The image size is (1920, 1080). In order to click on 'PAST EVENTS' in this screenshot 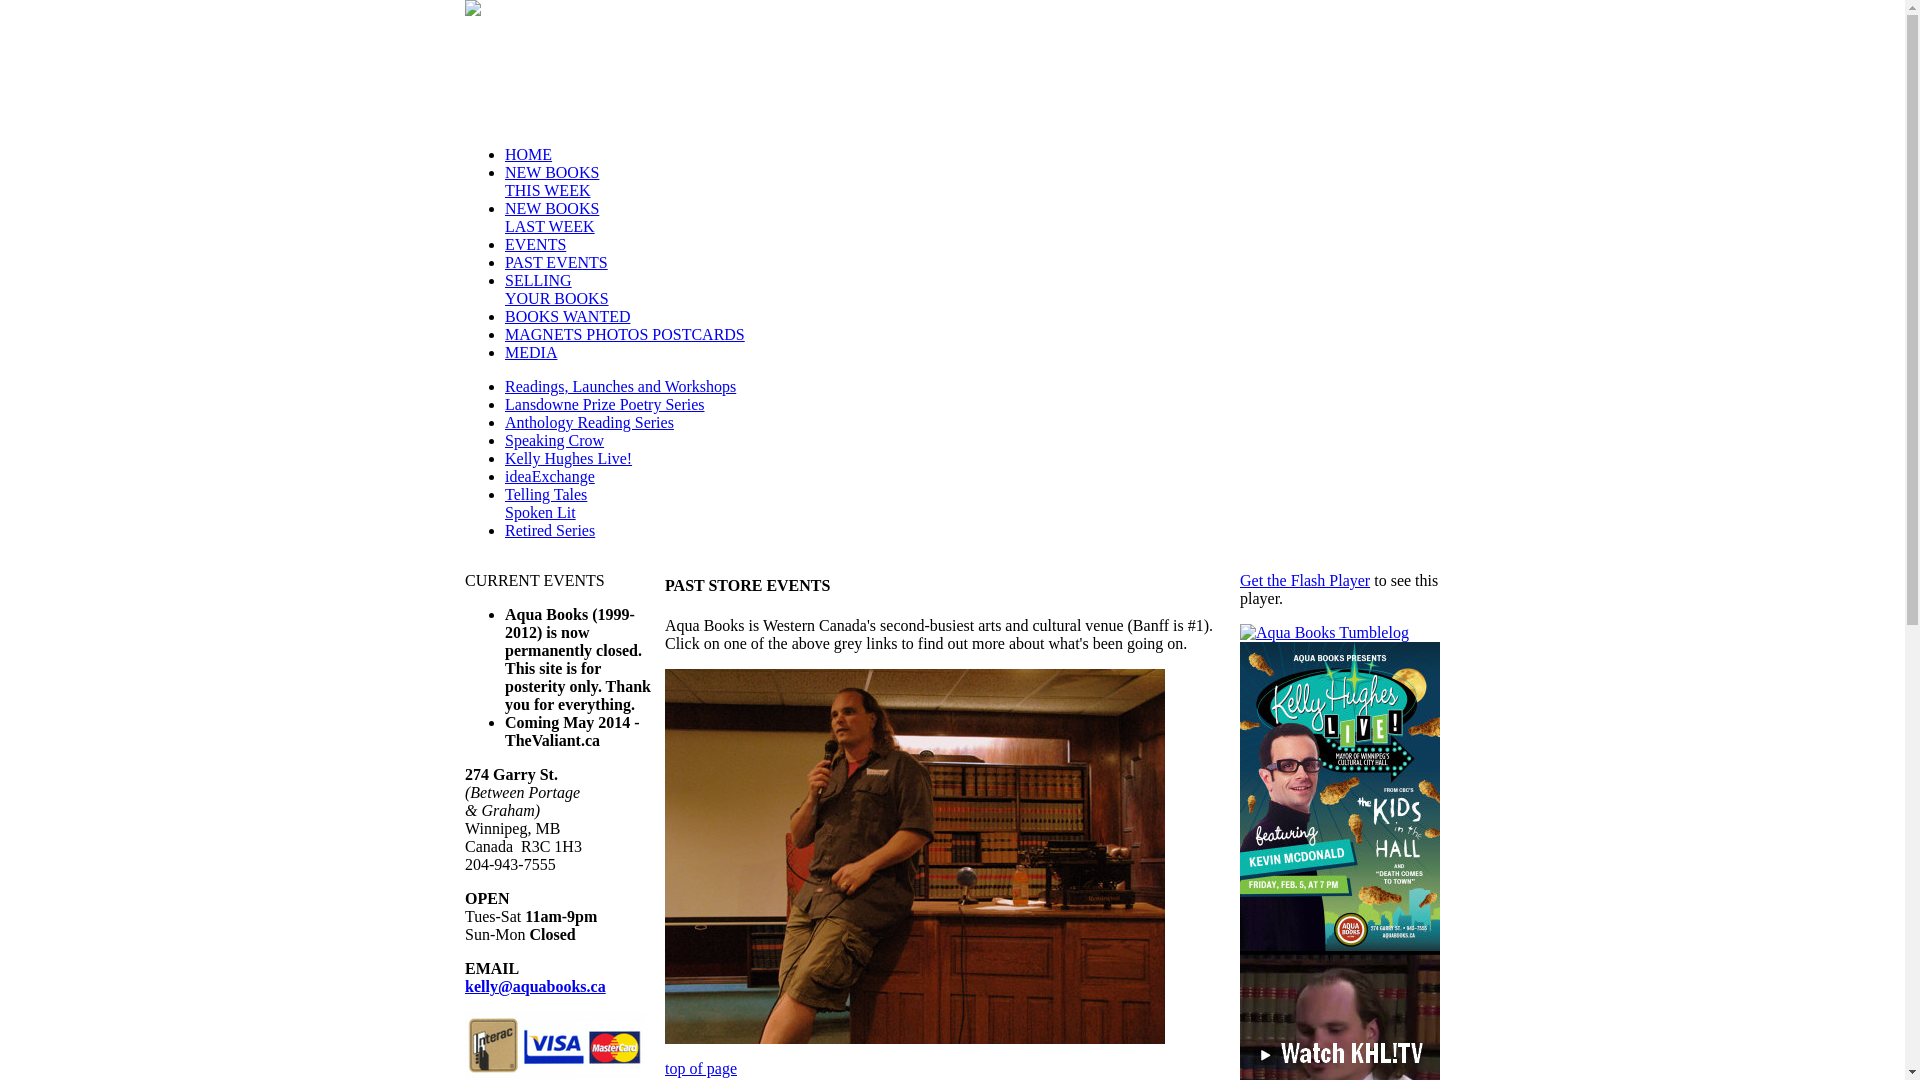, I will do `click(556, 261)`.